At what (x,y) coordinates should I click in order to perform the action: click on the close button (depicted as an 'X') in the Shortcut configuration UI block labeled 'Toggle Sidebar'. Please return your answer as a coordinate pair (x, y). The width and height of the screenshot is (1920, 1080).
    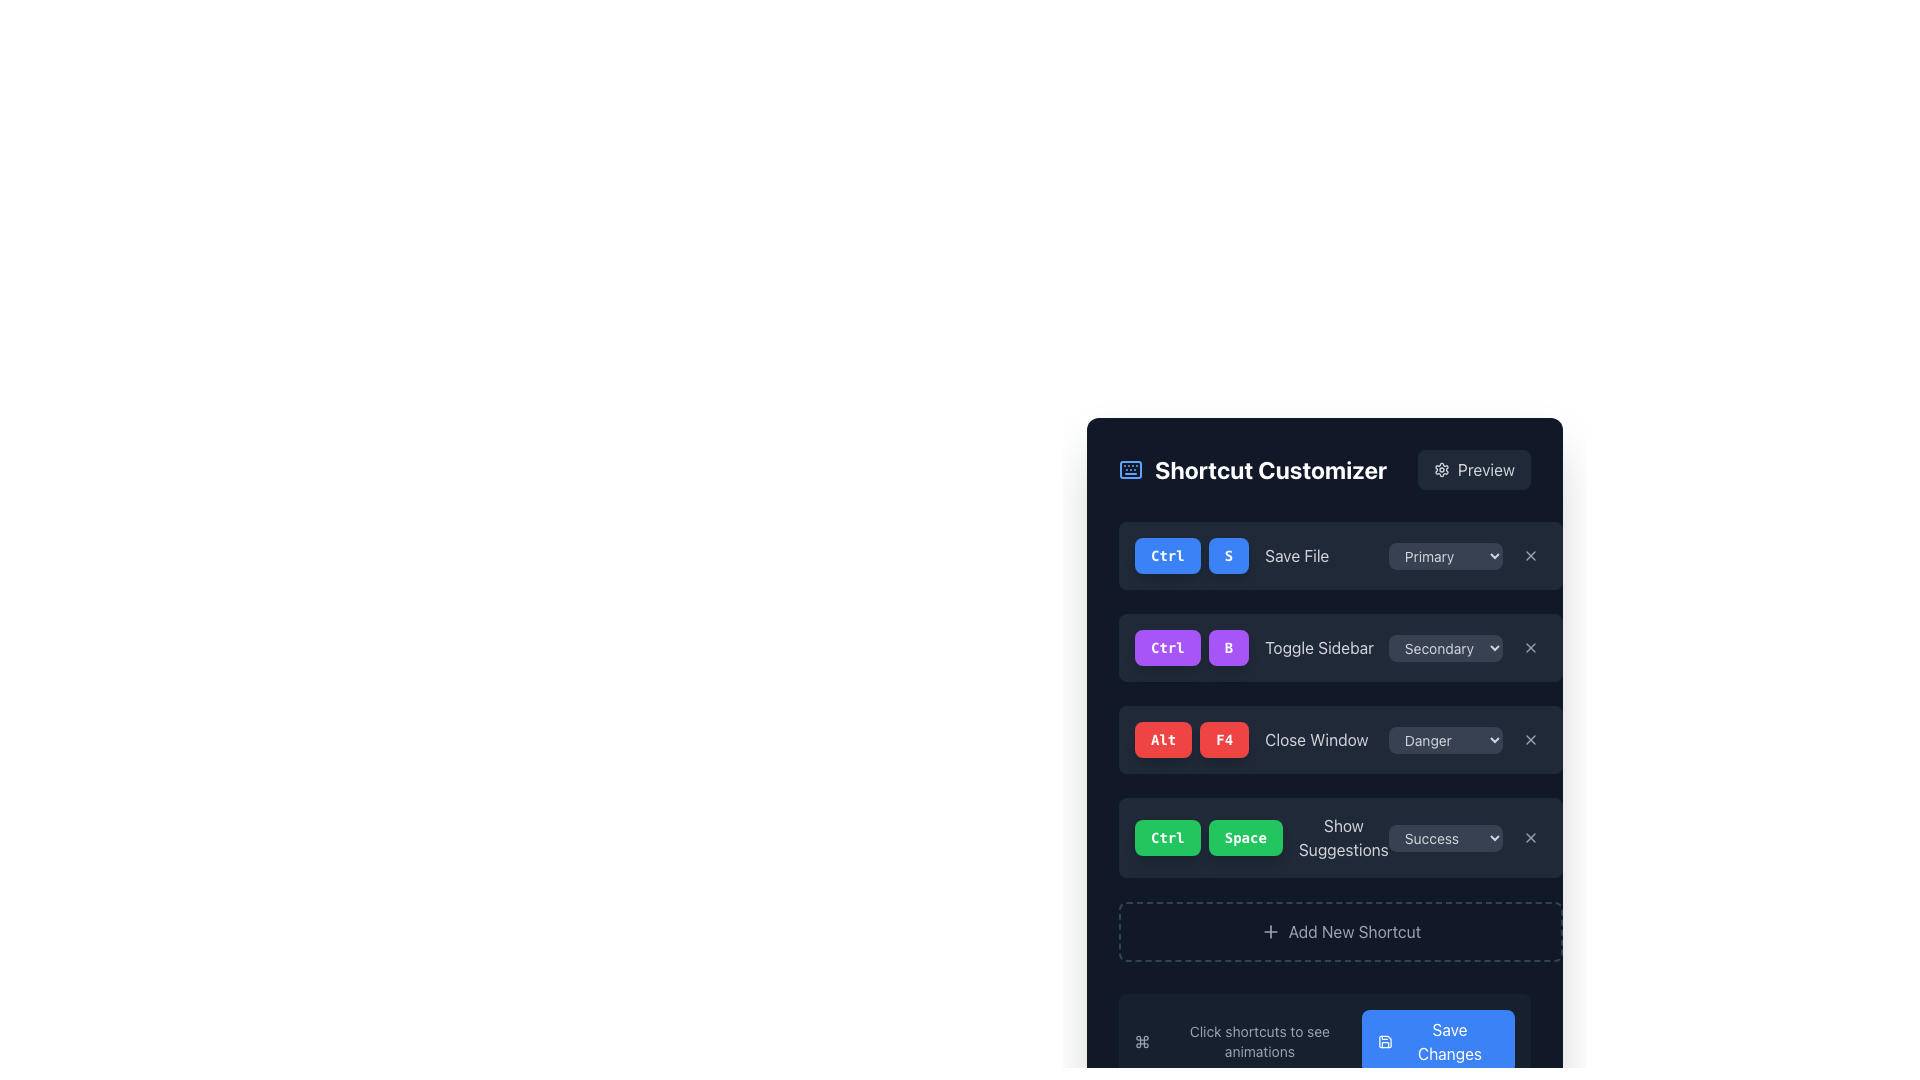
    Looking at the image, I should click on (1340, 648).